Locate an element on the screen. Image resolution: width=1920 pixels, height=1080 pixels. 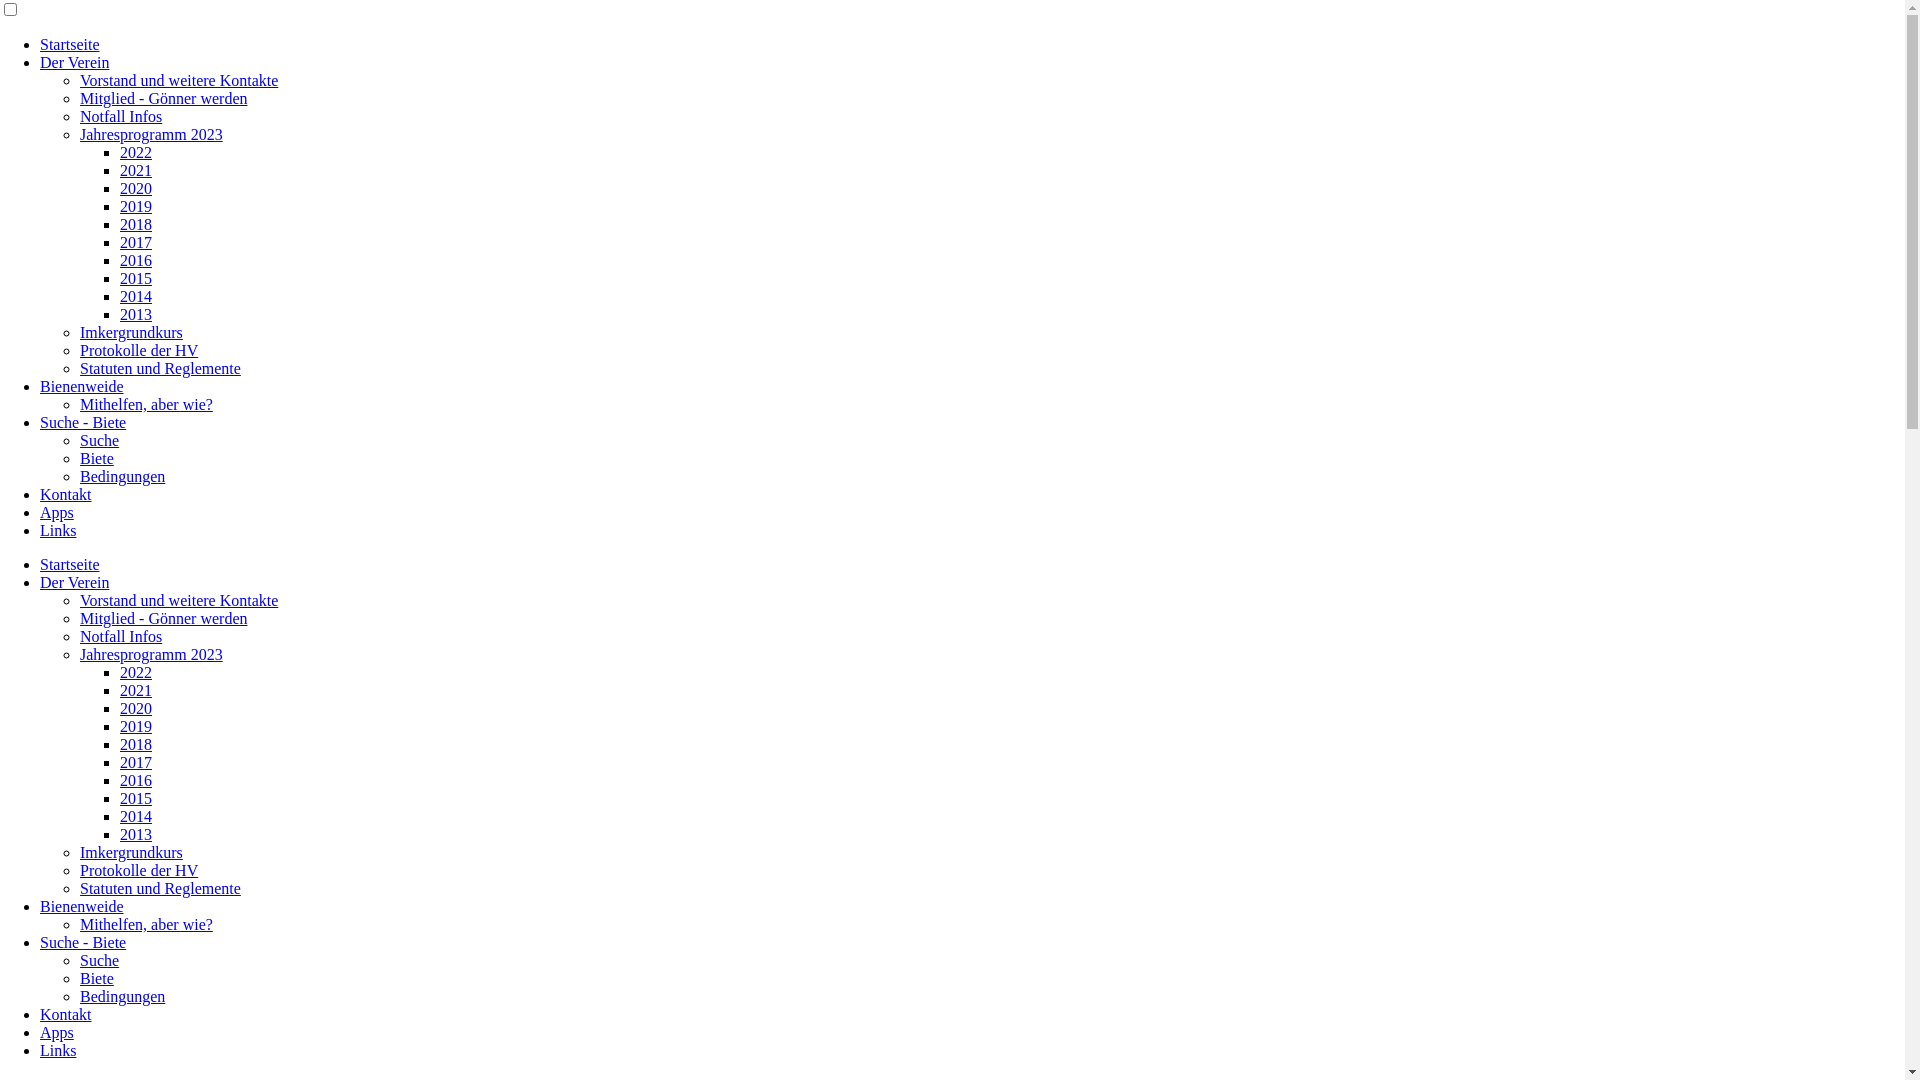
'Bienenweide' is located at coordinates (80, 386).